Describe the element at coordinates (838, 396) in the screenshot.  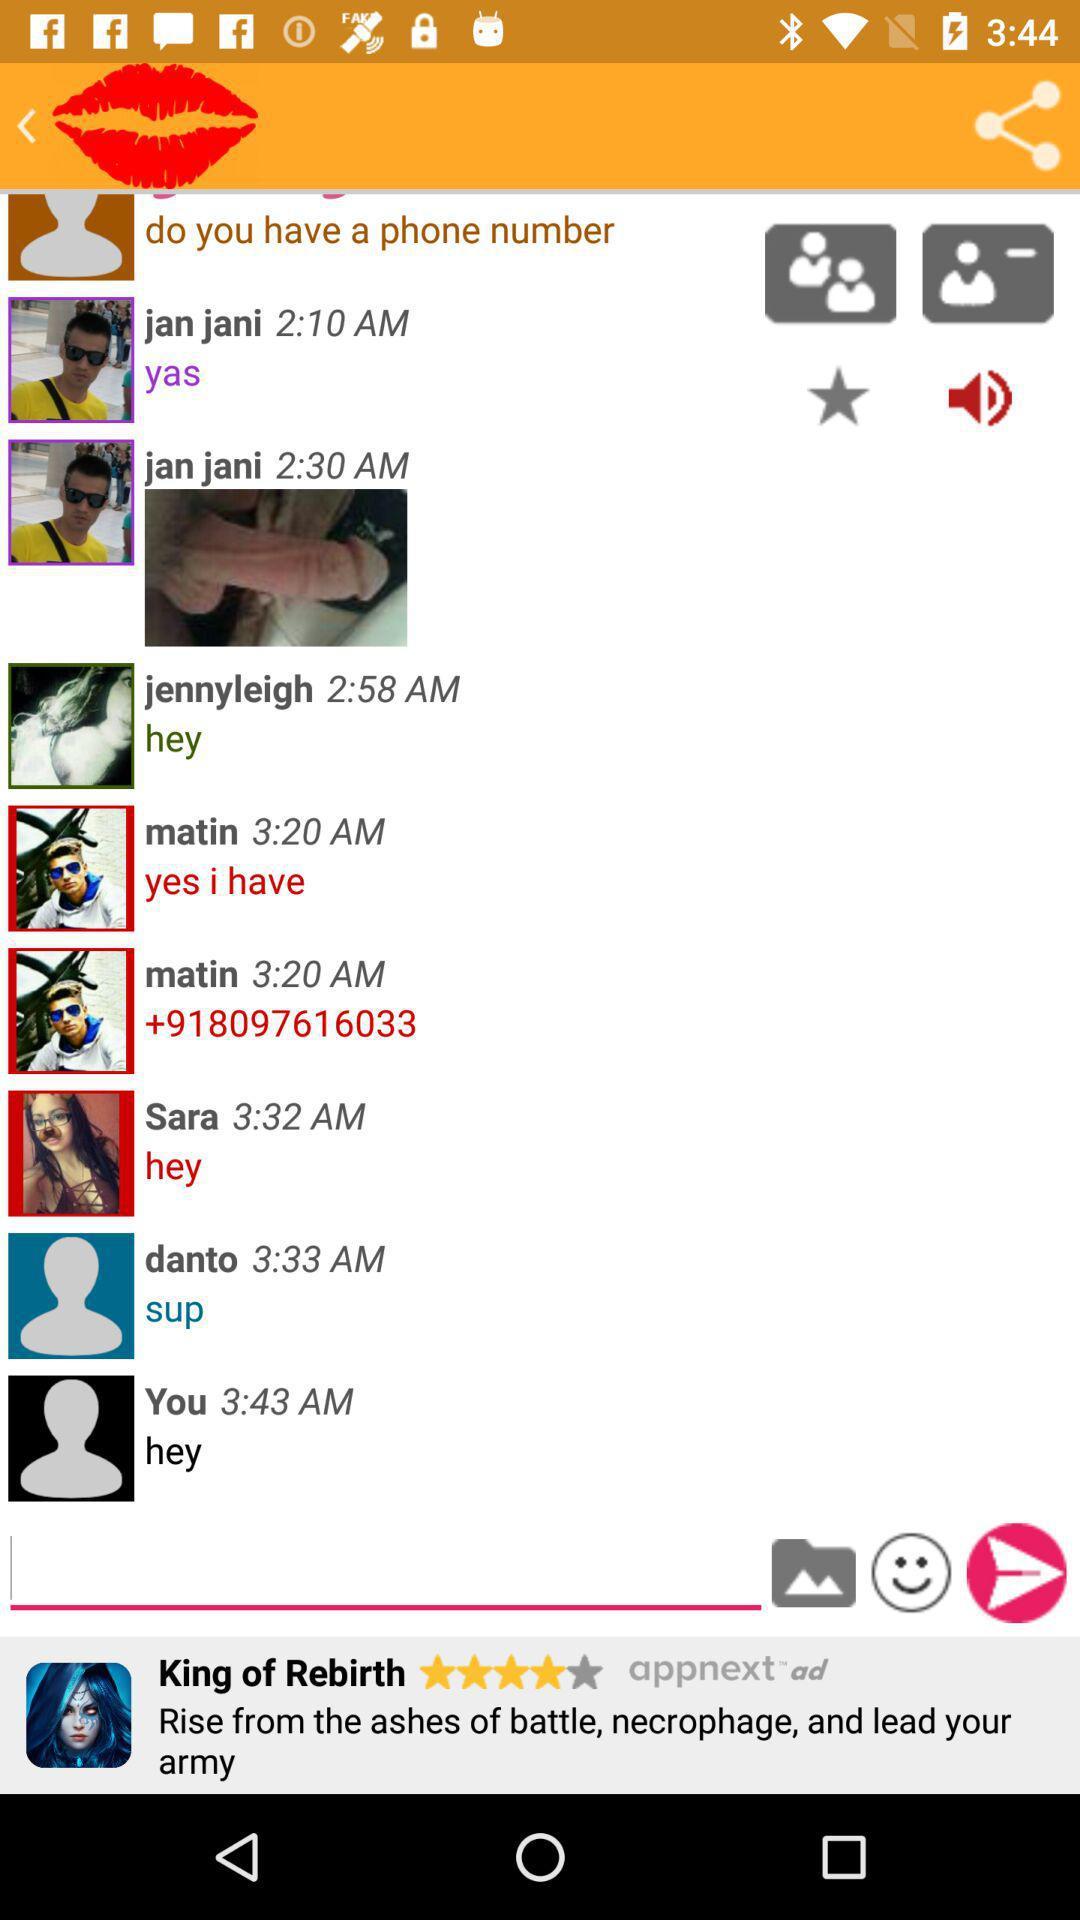
I see `the star icon` at that location.